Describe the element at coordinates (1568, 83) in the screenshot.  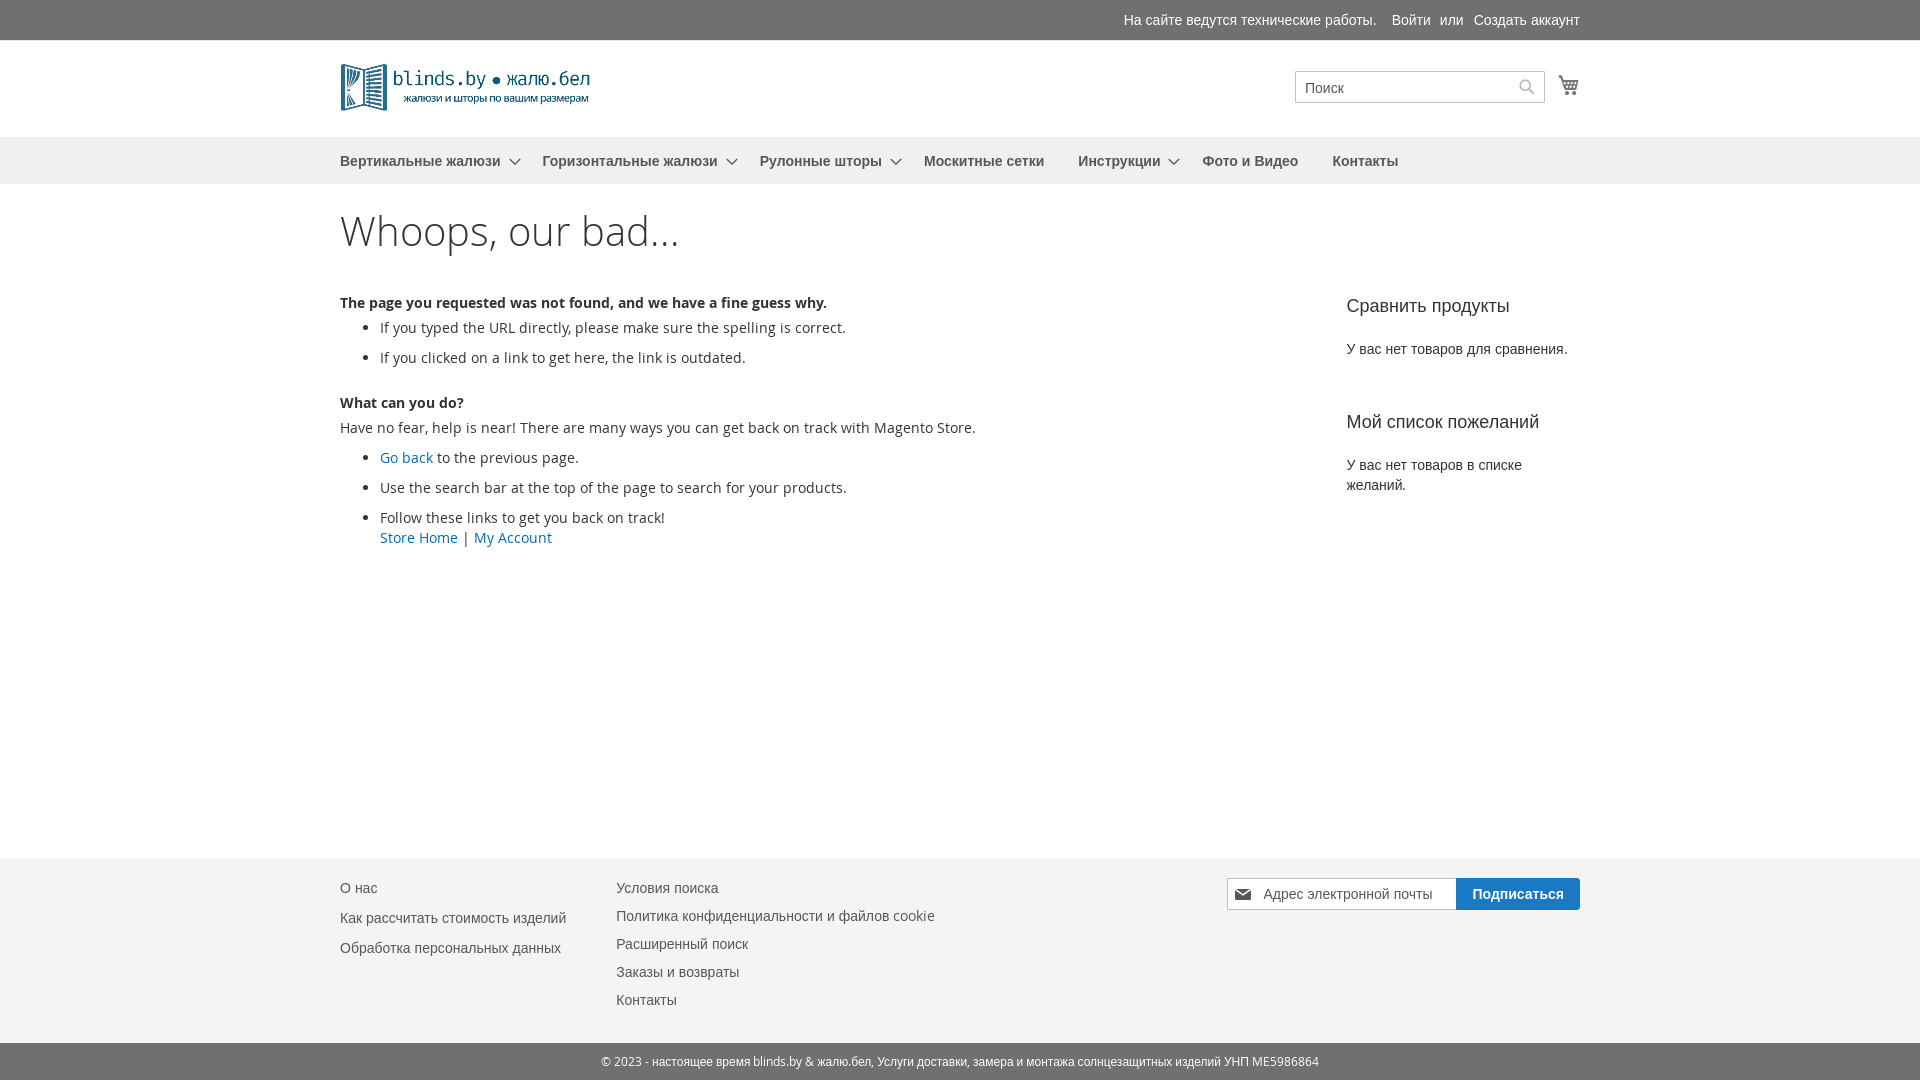
I see `'My Cart'` at that location.